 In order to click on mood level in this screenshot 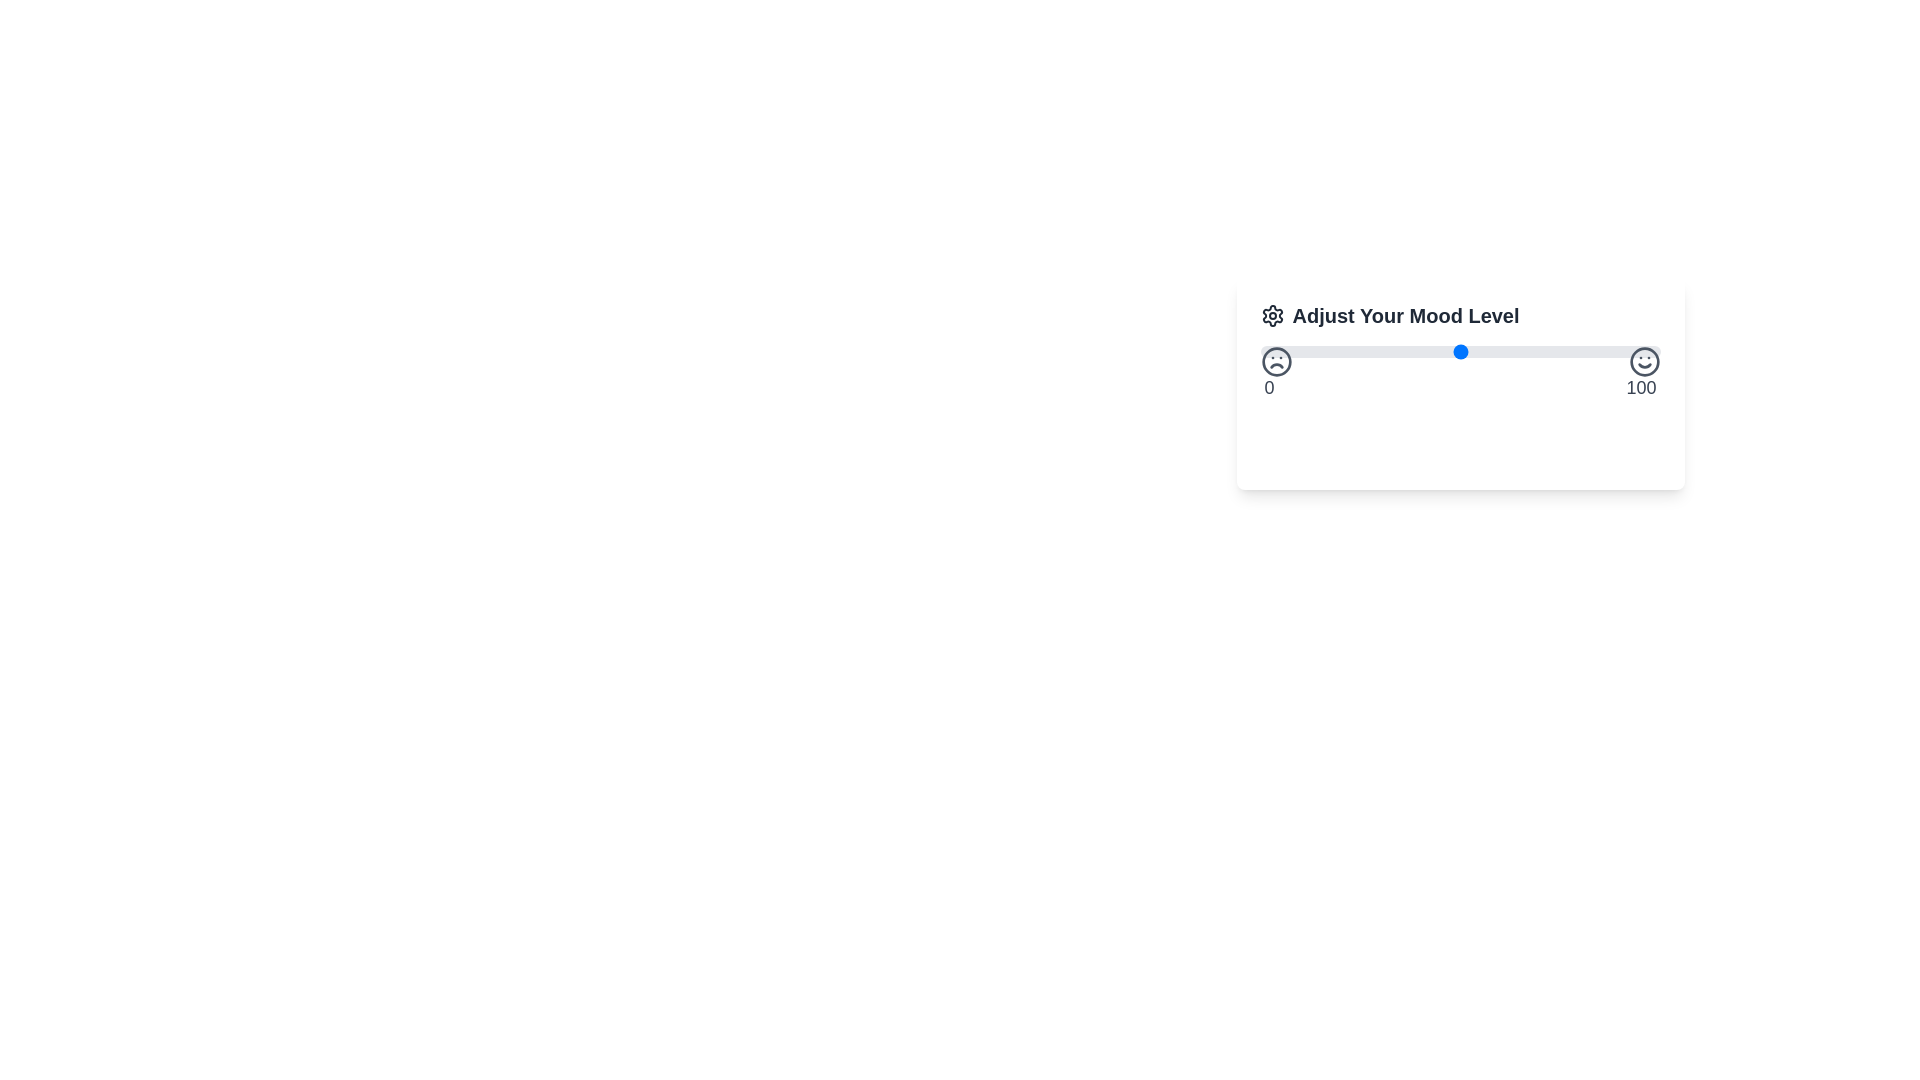, I will do `click(1444, 350)`.